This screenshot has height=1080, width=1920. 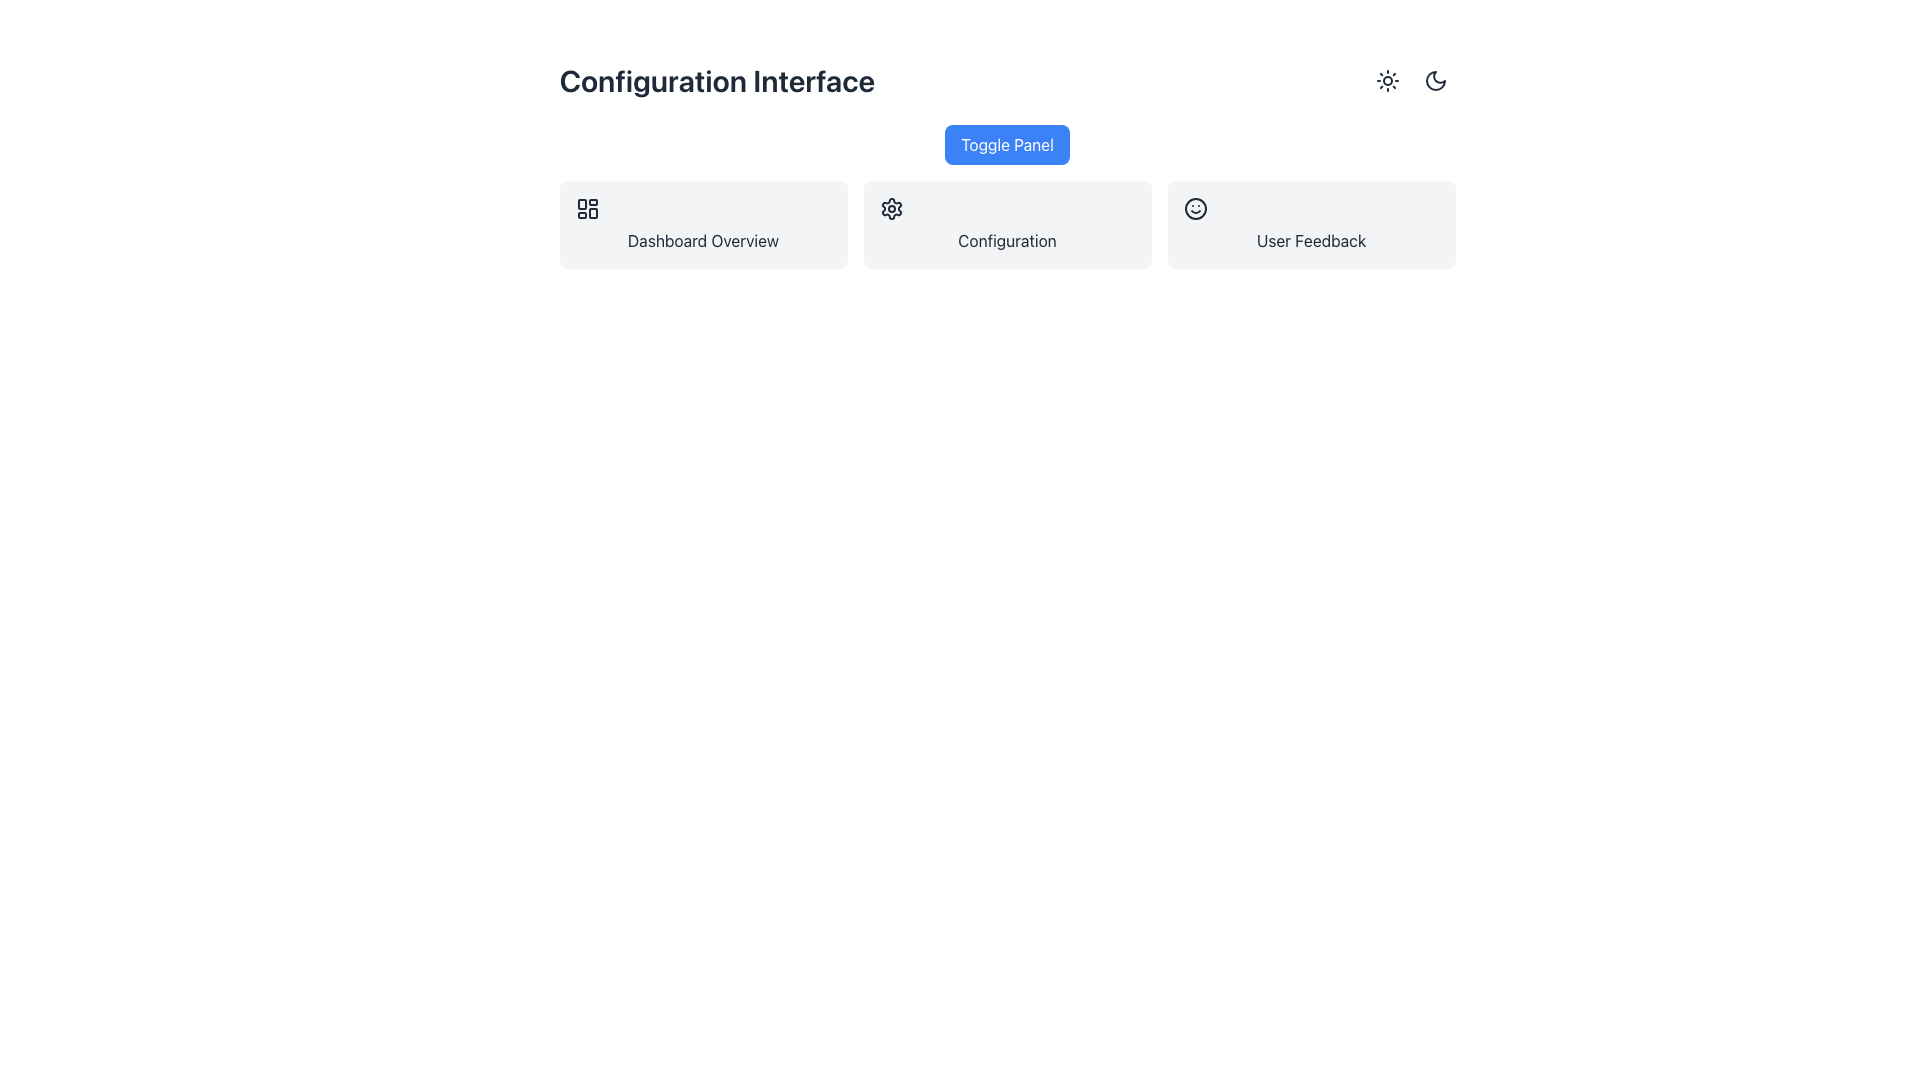 What do you see at coordinates (1007, 164) in the screenshot?
I see `the blue rectangular button labeled 'Toggle Panel'` at bounding box center [1007, 164].